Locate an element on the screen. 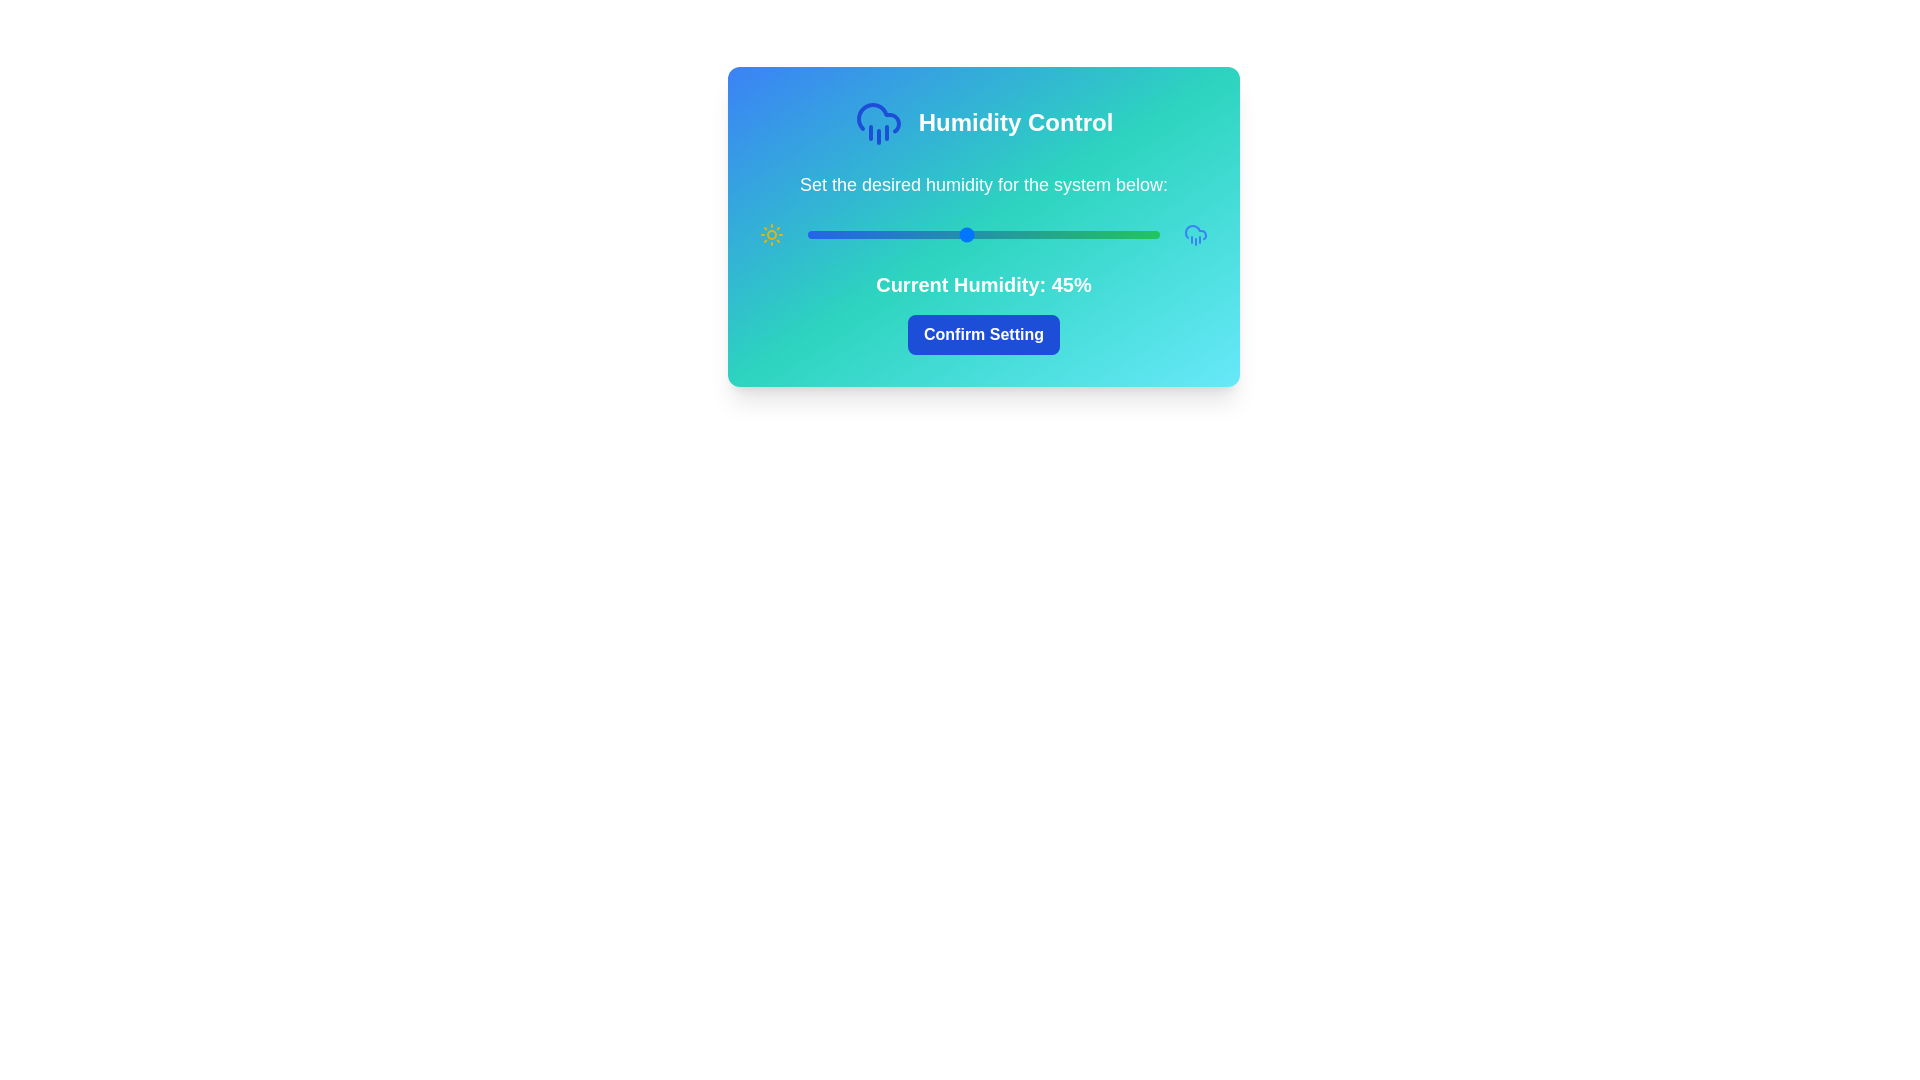 The height and width of the screenshot is (1080, 1920). the humidity slider to set the humidity level to 65% is located at coordinates (1036, 234).